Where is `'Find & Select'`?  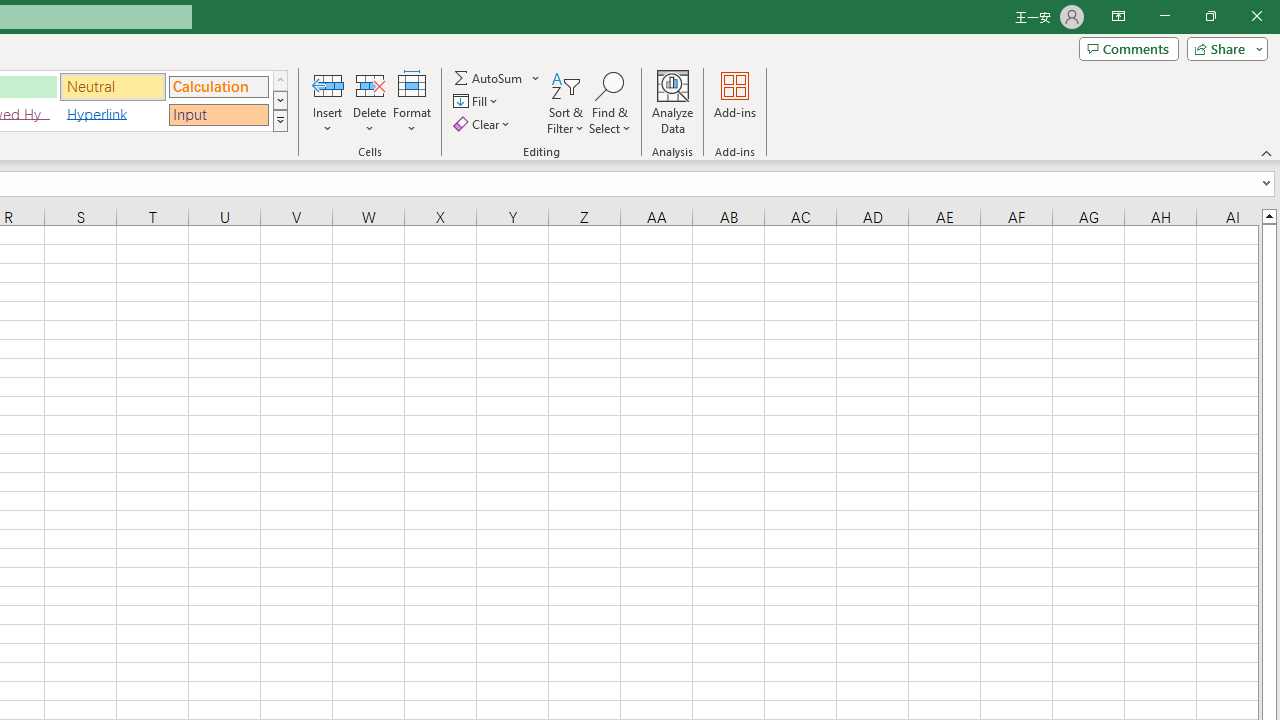 'Find & Select' is located at coordinates (609, 103).